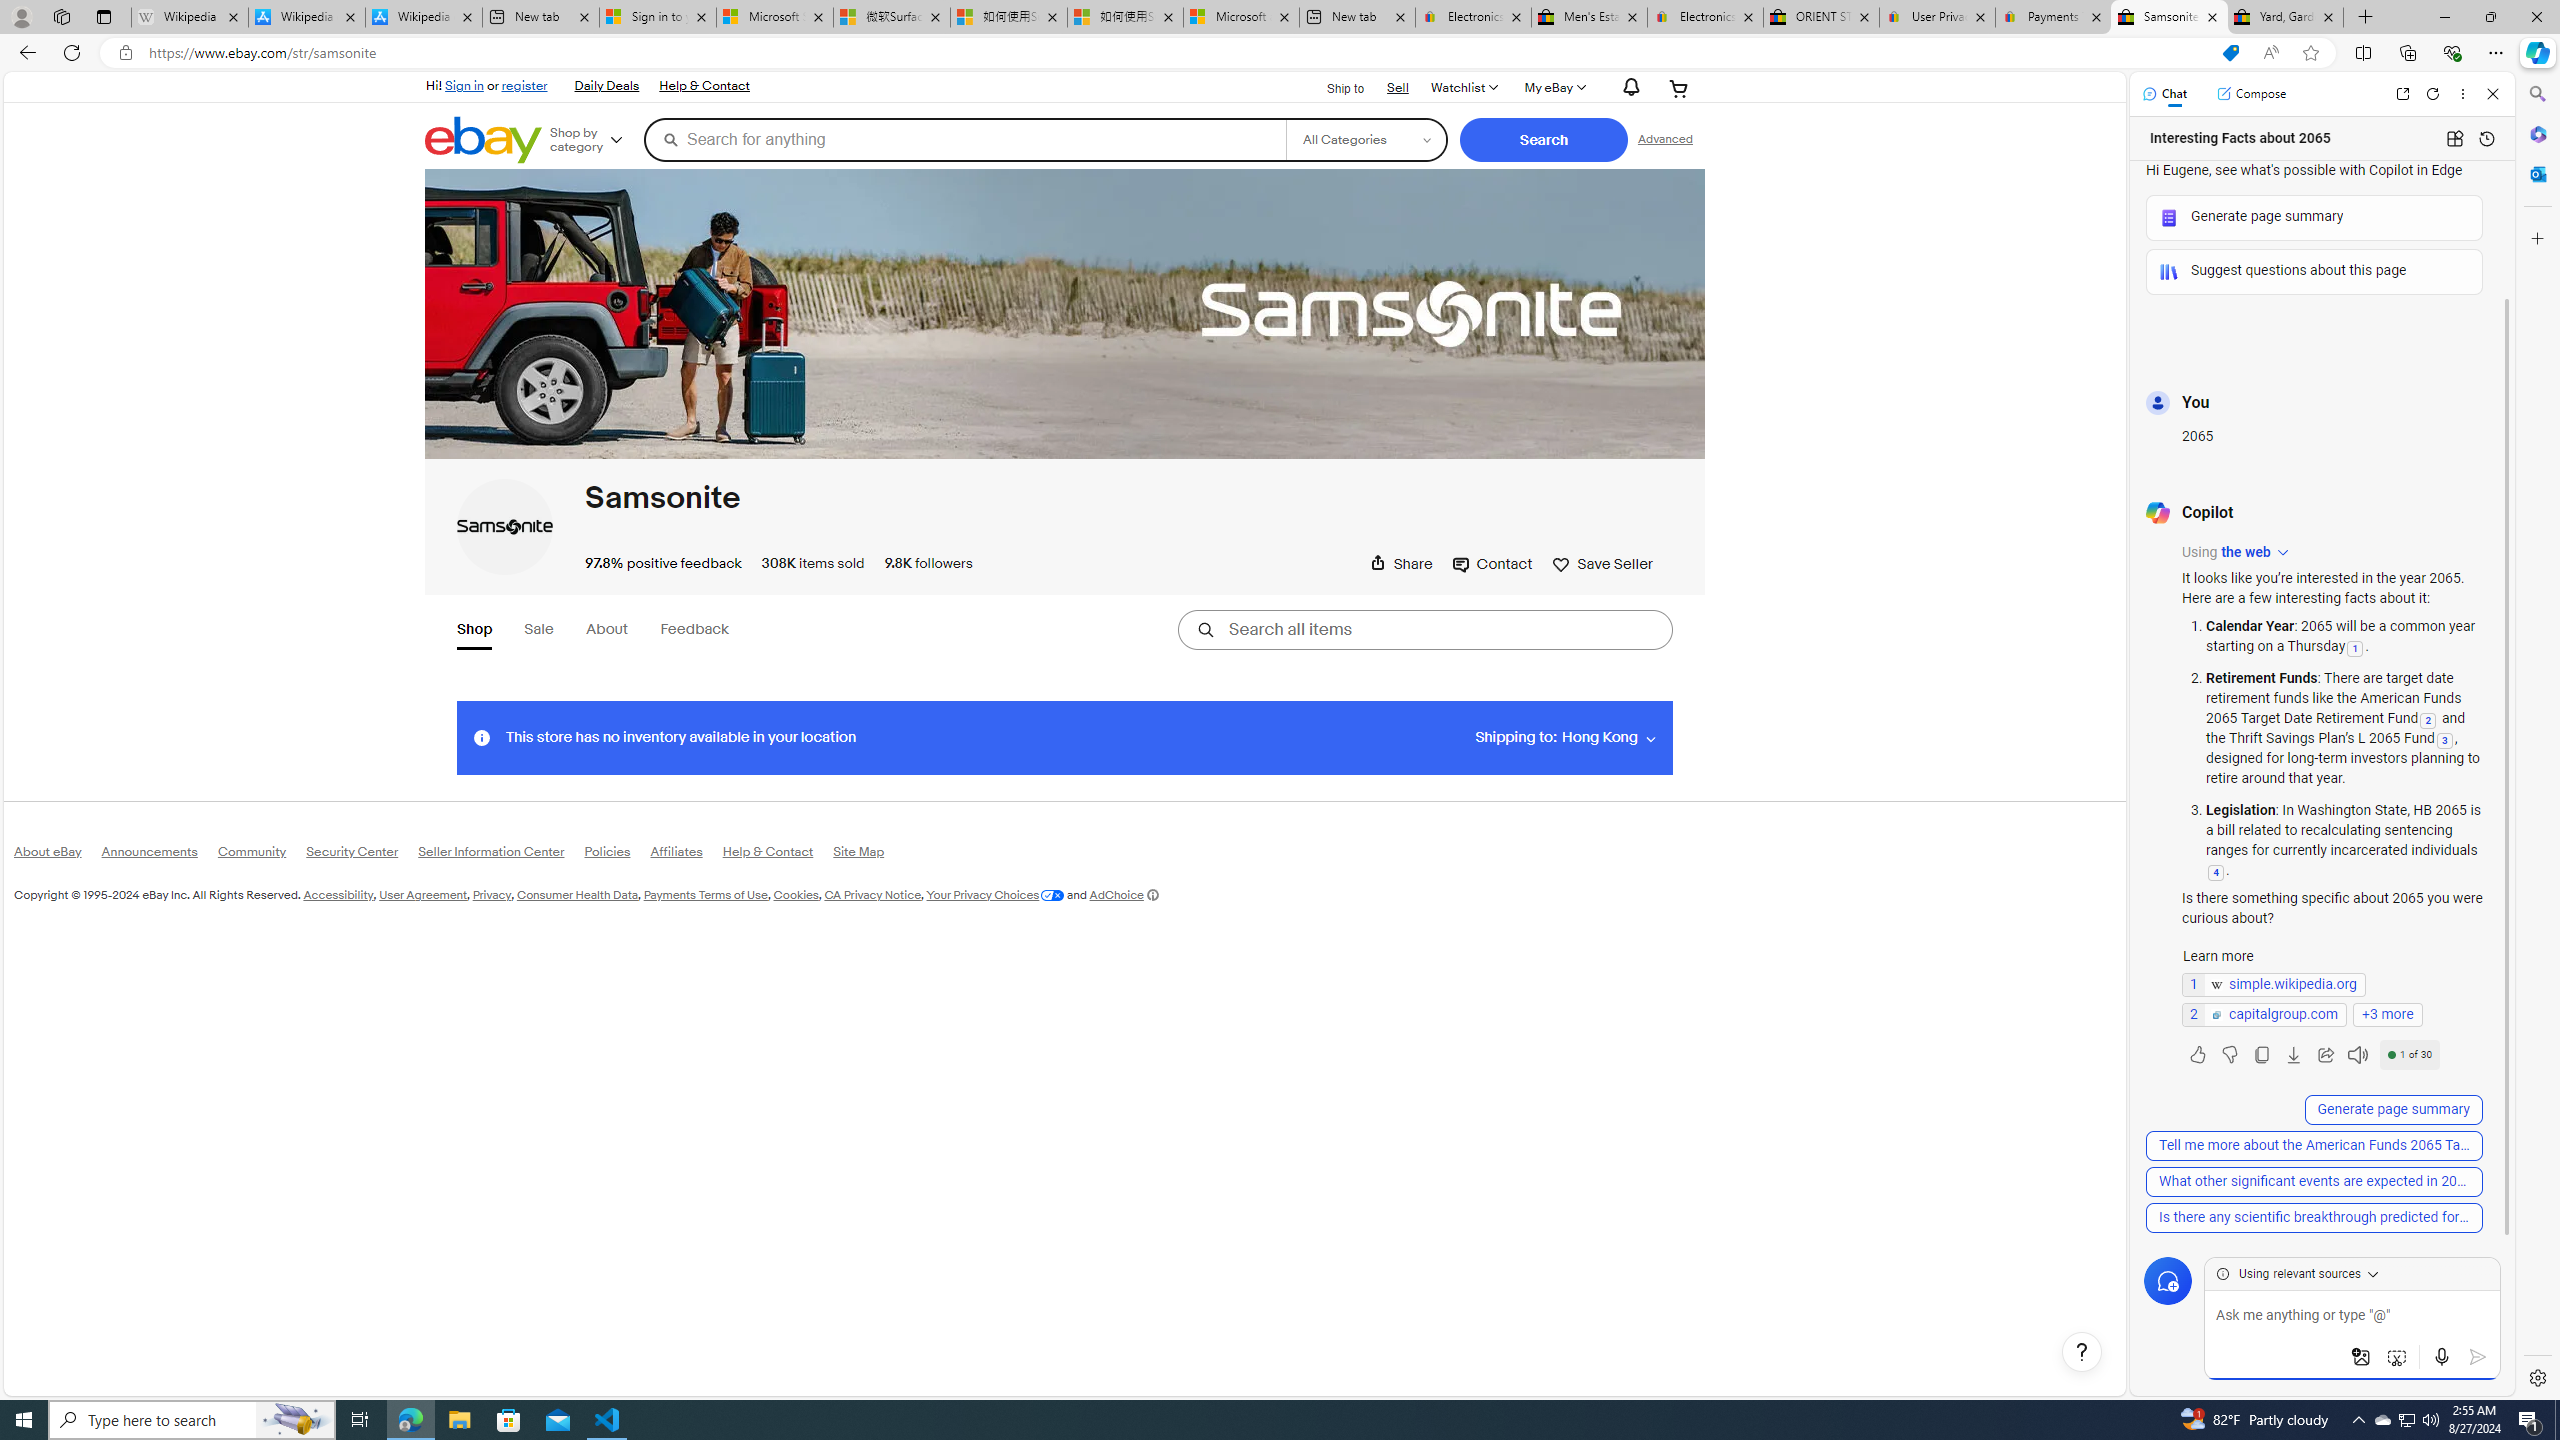 This screenshot has width=2560, height=1440. I want to click on 'Help, opens dialogs', so click(2082, 1351).